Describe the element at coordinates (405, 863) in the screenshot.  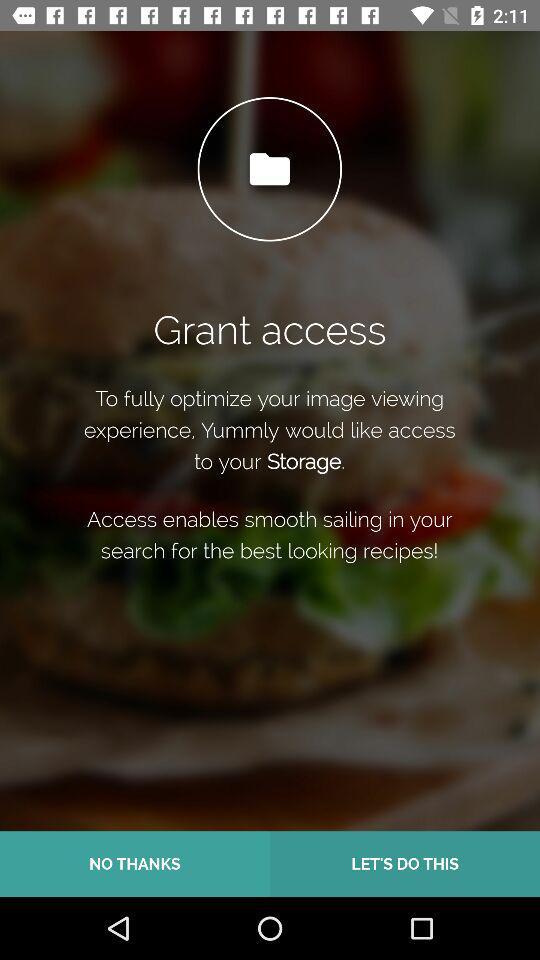
I see `icon next to no thanks item` at that location.